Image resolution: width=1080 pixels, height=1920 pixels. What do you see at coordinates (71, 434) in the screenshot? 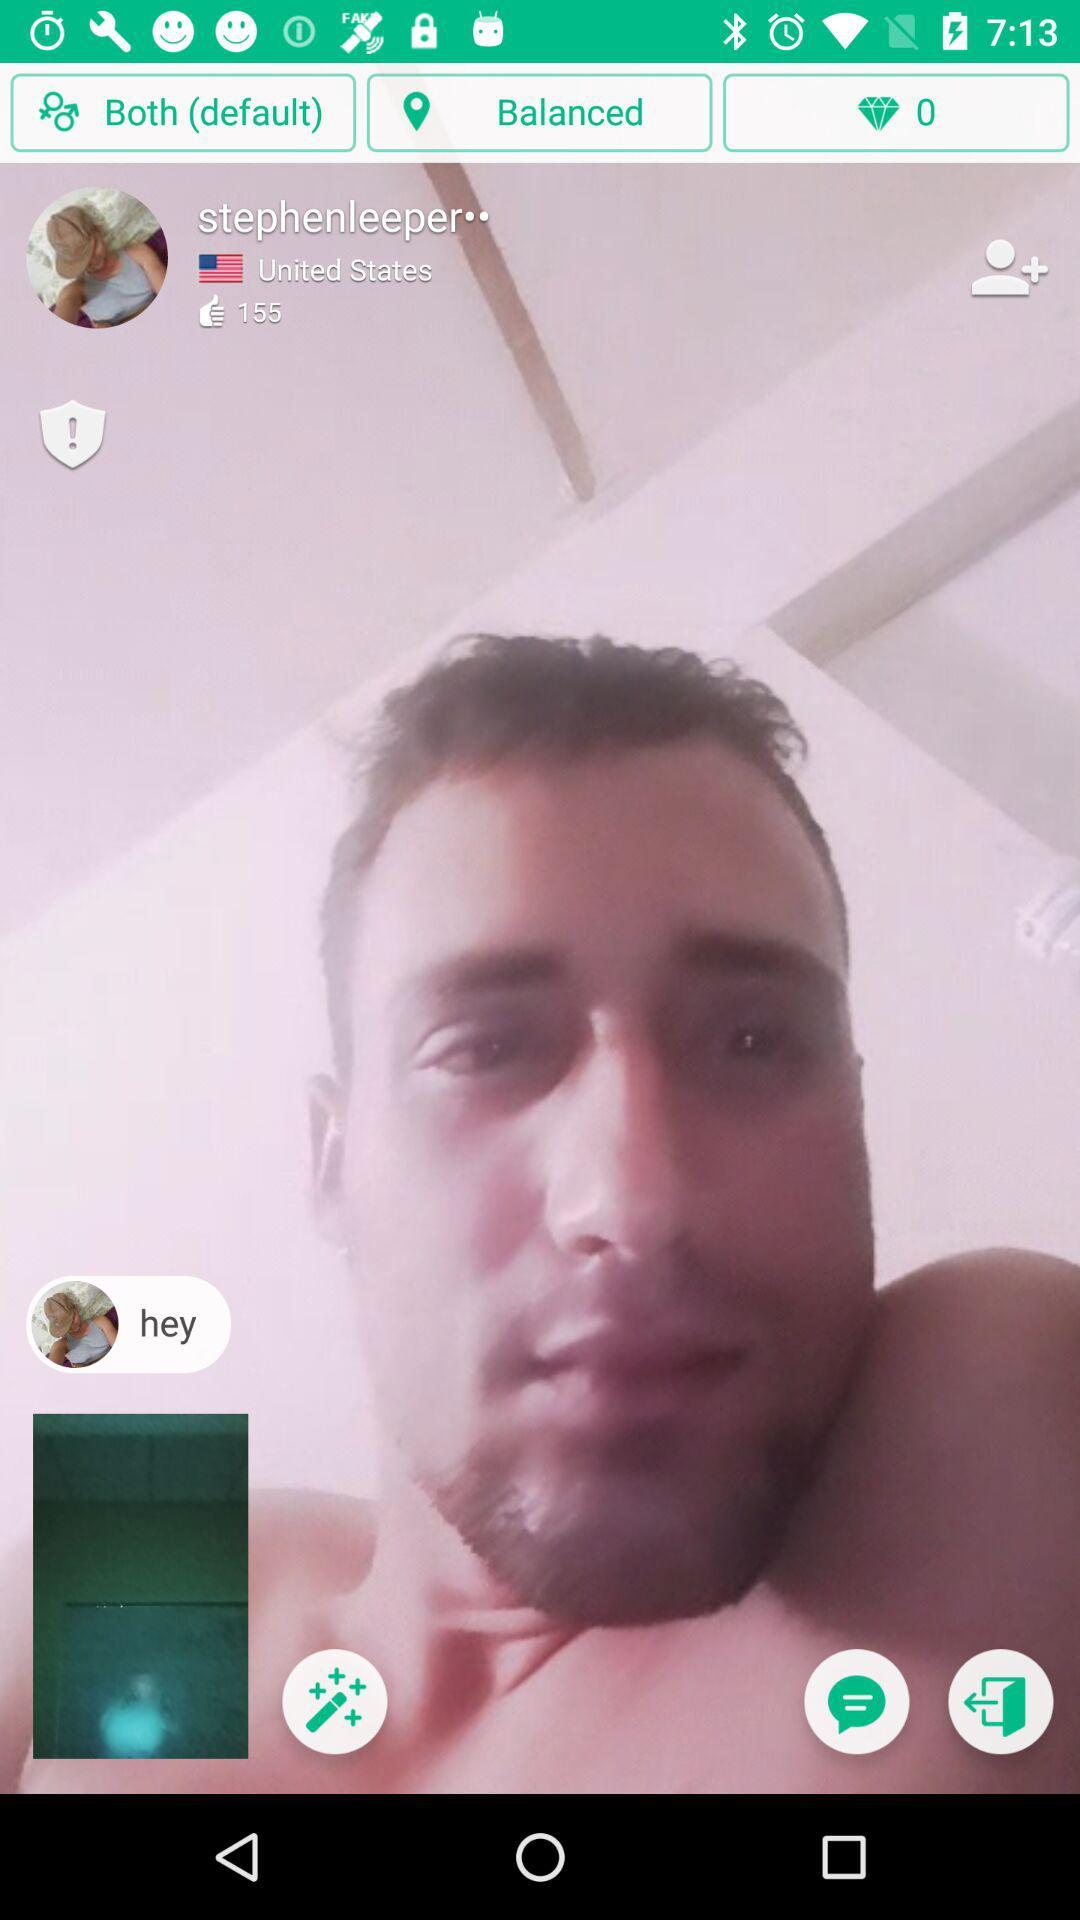
I see `the warning icon` at bounding box center [71, 434].